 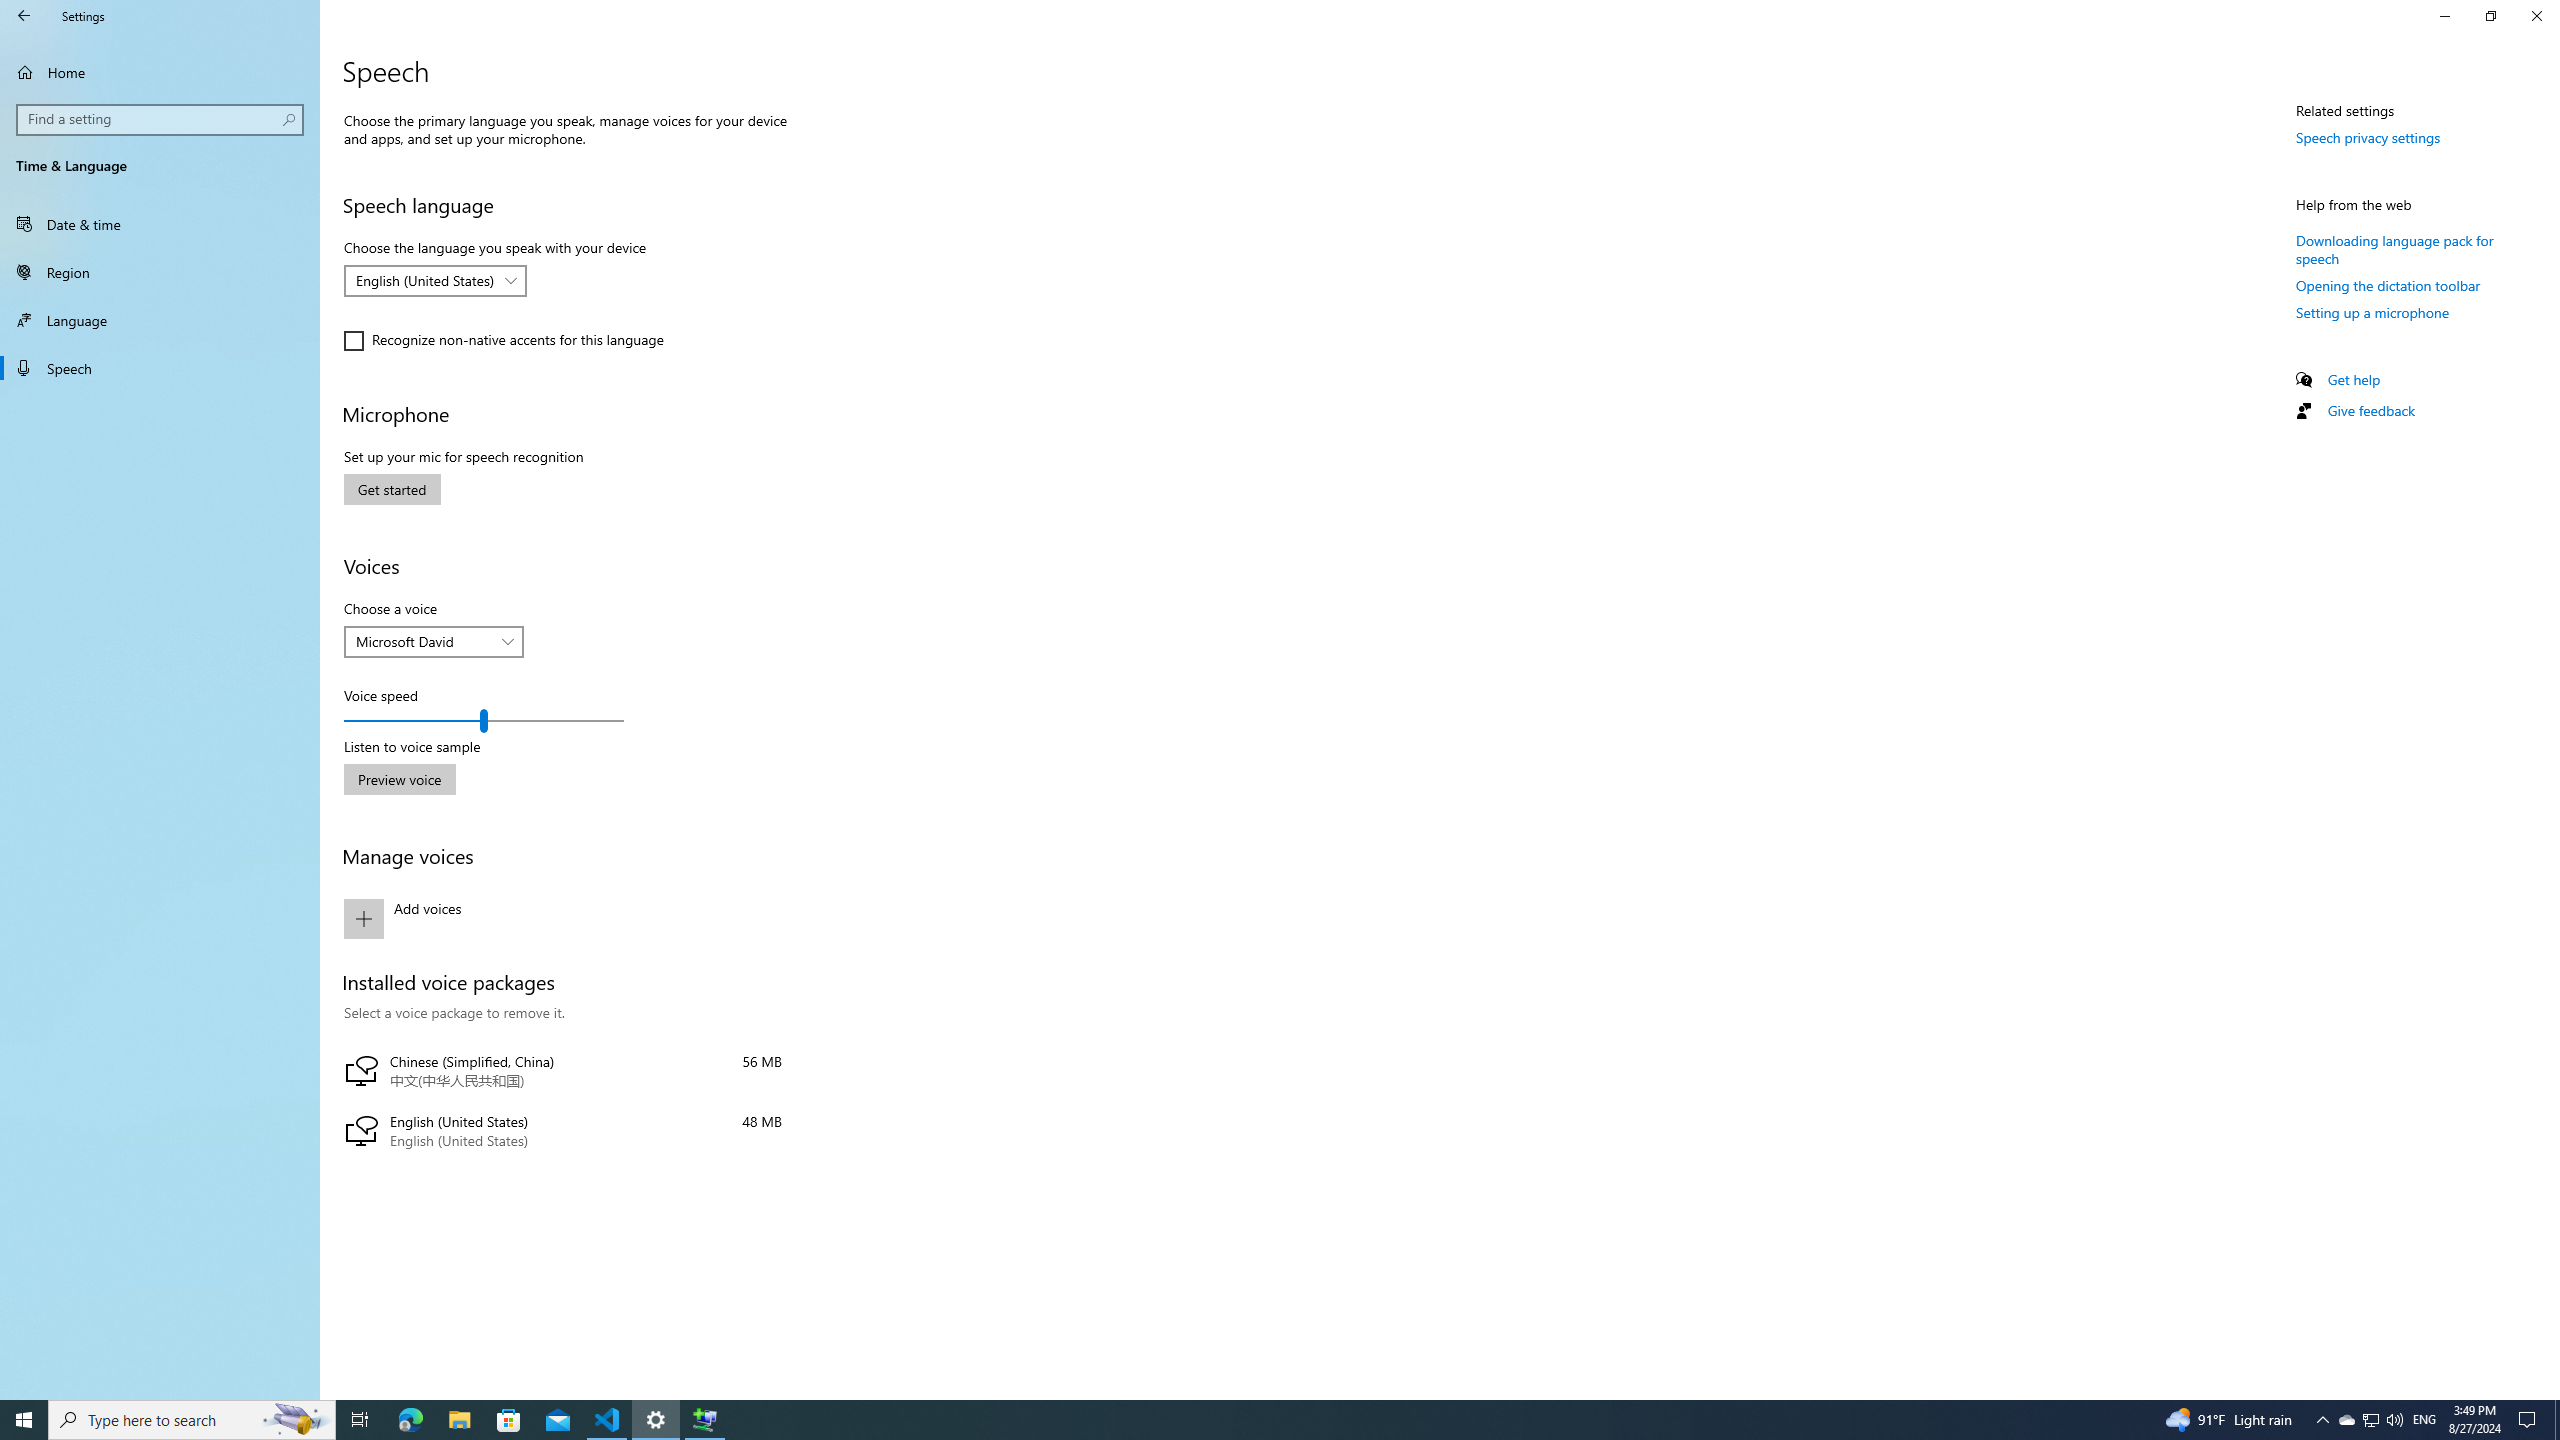 I want to click on 'Downloading language pack for speech', so click(x=2393, y=248).